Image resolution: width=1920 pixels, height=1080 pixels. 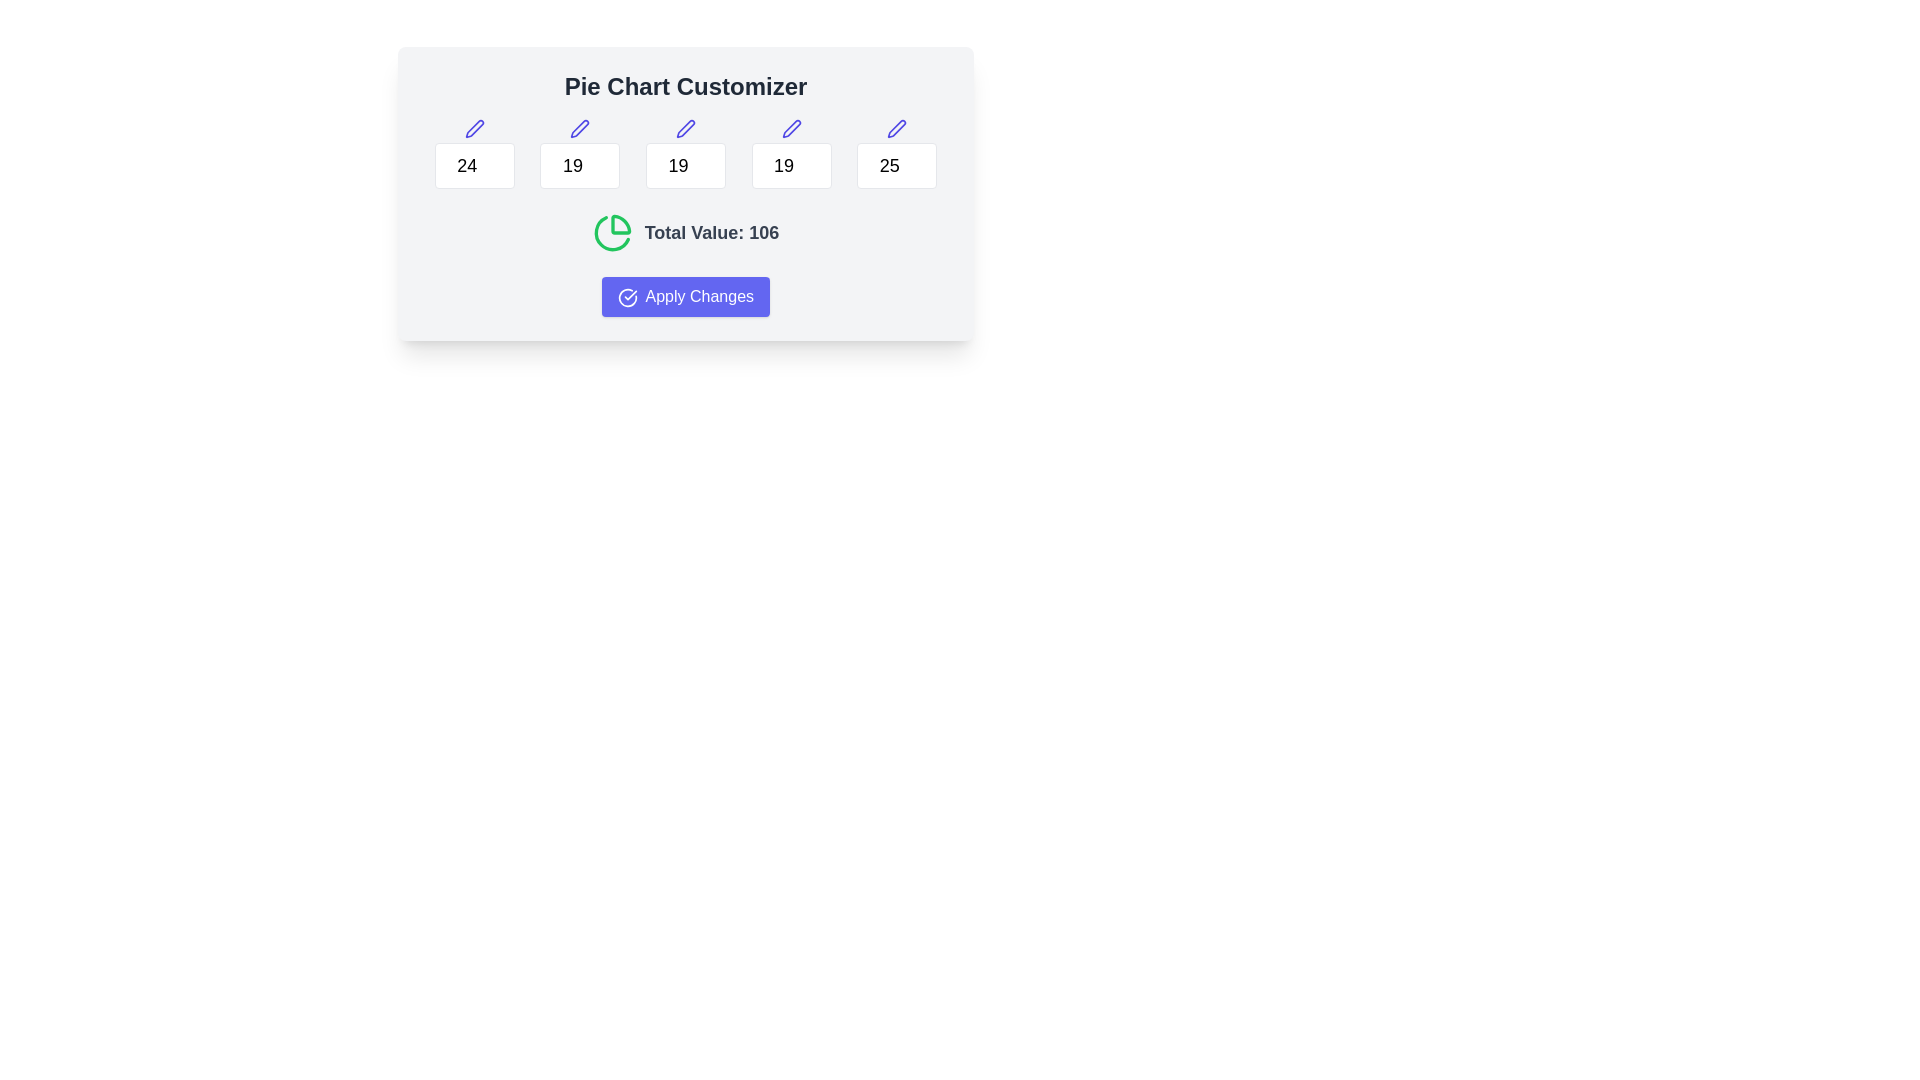 I want to click on the numeric input box in the 'Pie Chart Customizer' interface, so click(x=686, y=153).